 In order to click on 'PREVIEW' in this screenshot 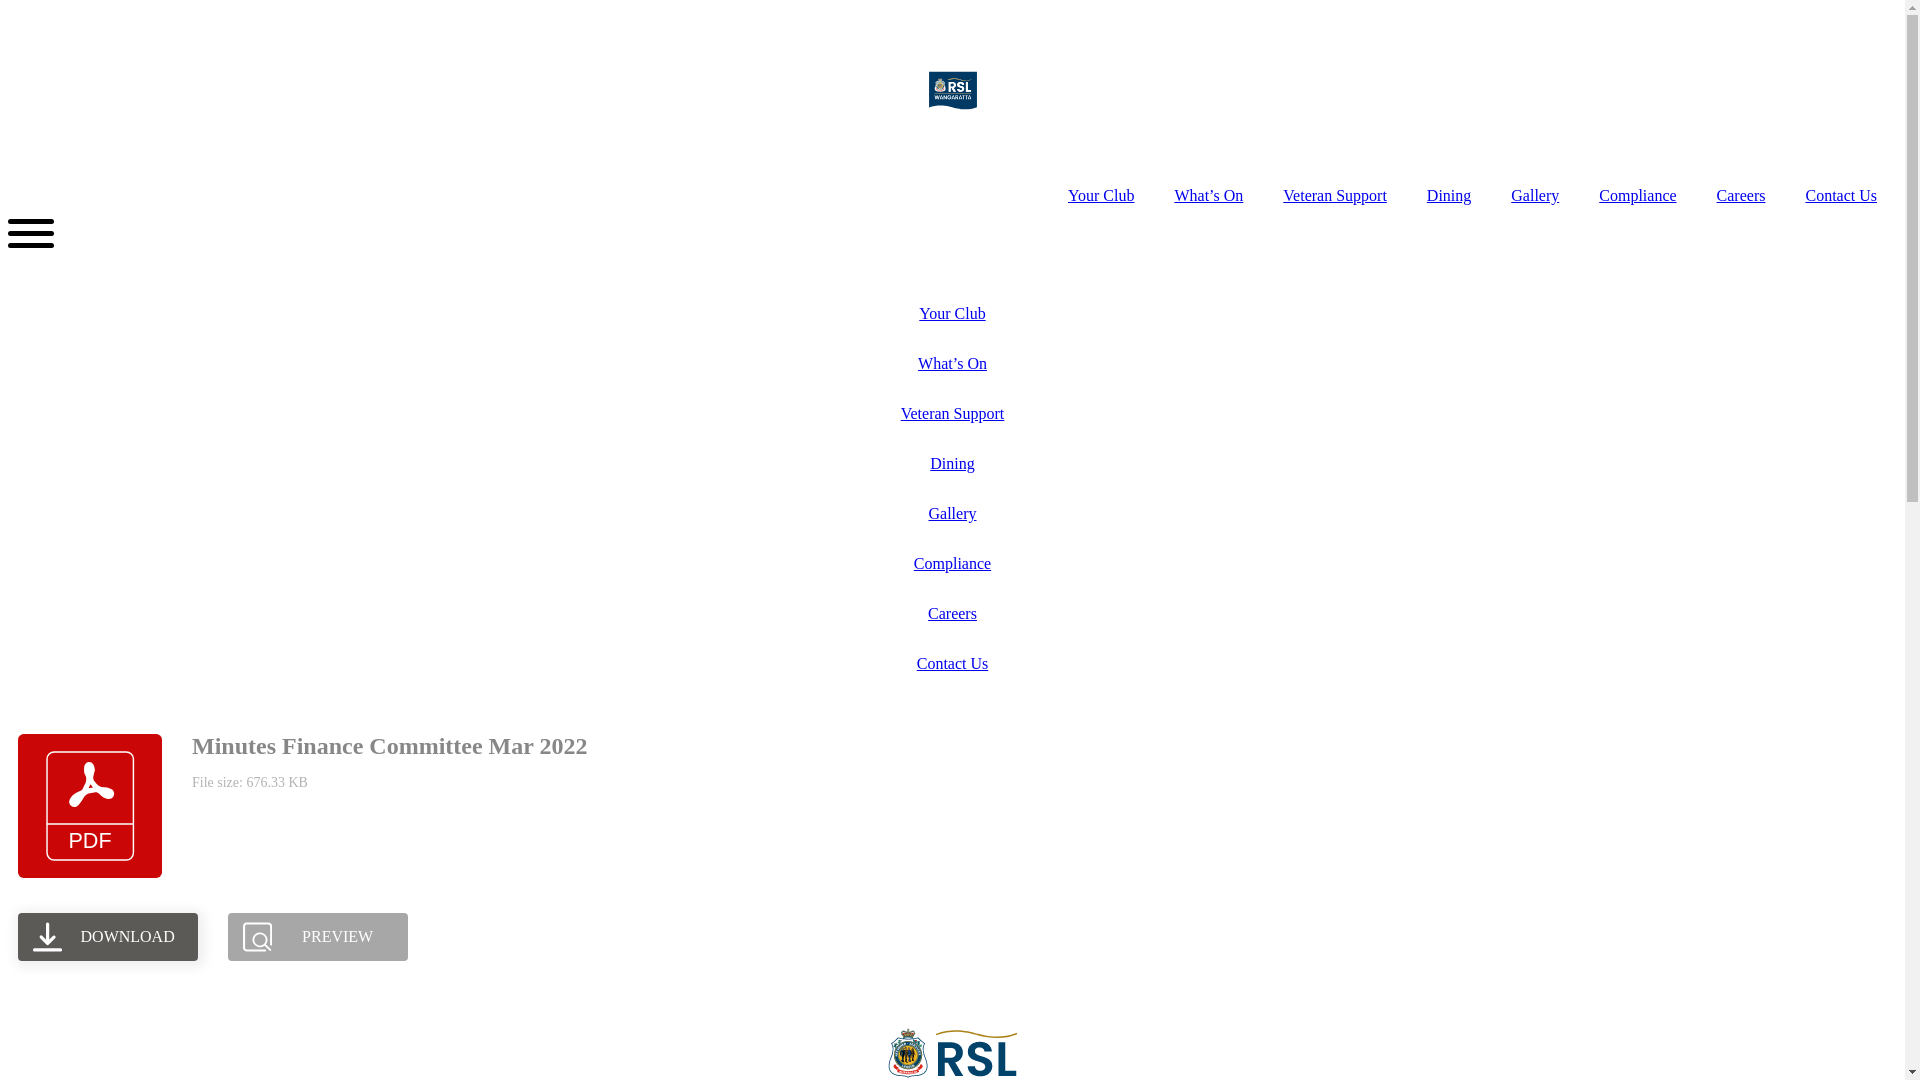, I will do `click(316, 937)`.